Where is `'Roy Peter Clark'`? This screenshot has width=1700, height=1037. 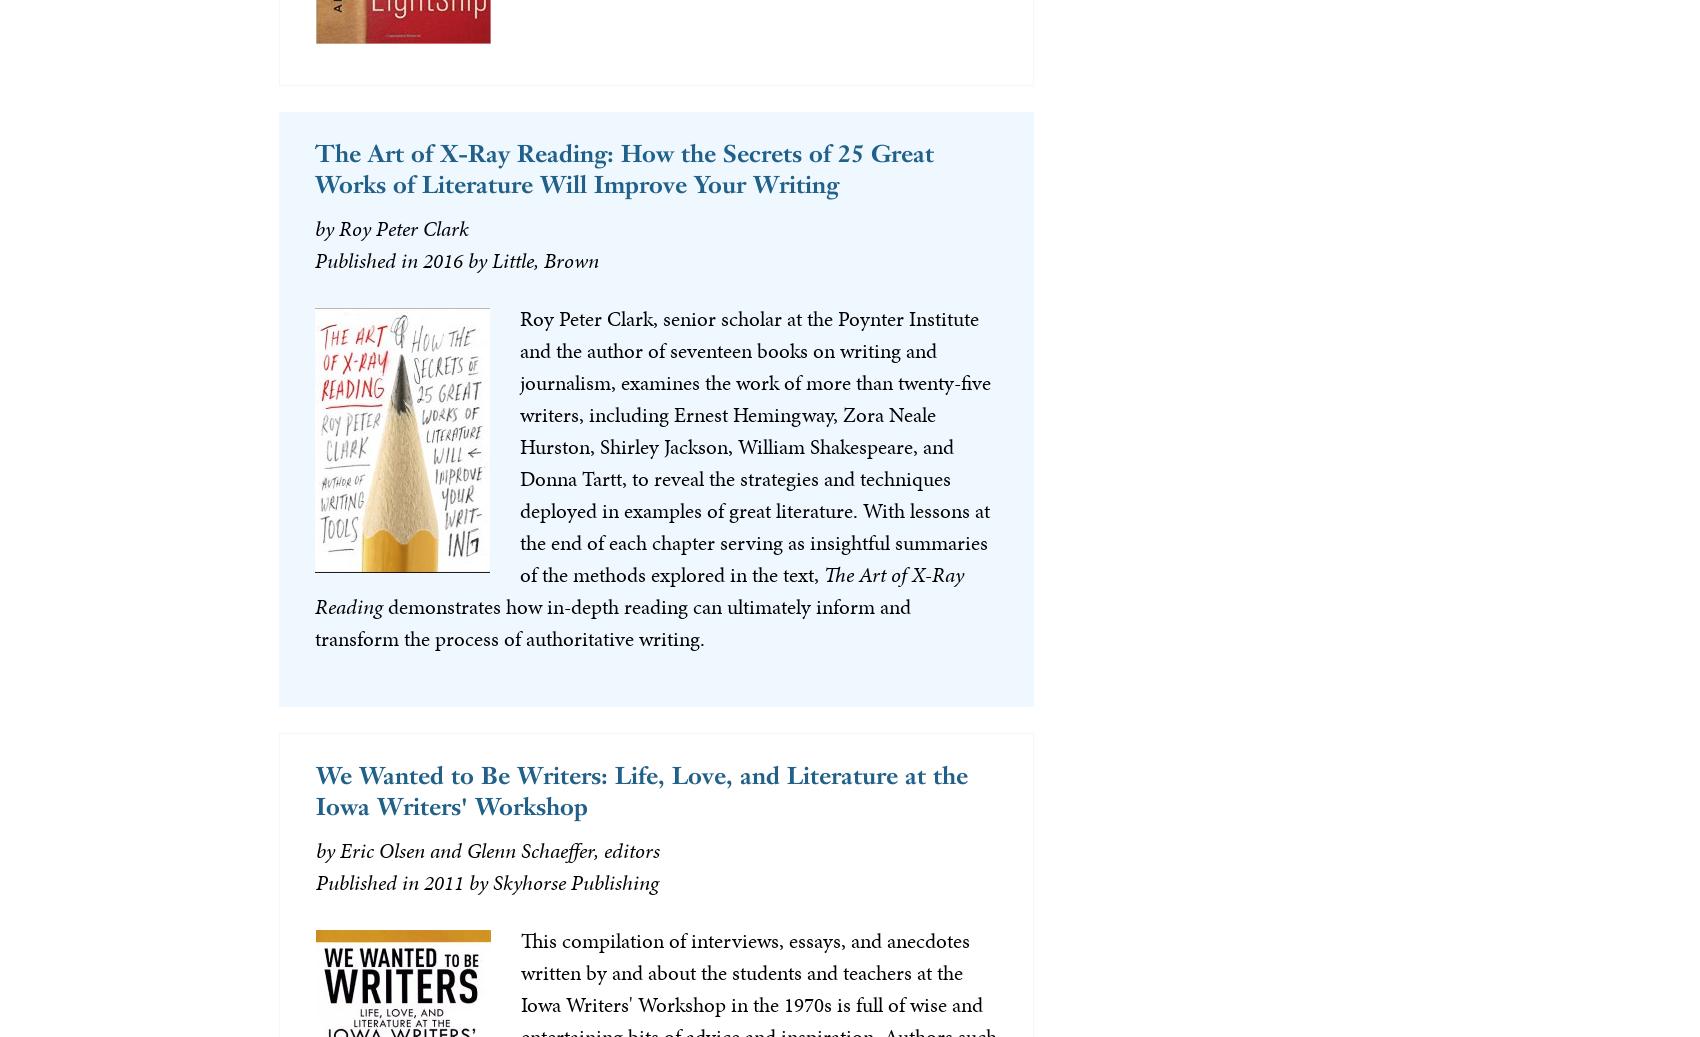 'Roy Peter Clark' is located at coordinates (402, 227).